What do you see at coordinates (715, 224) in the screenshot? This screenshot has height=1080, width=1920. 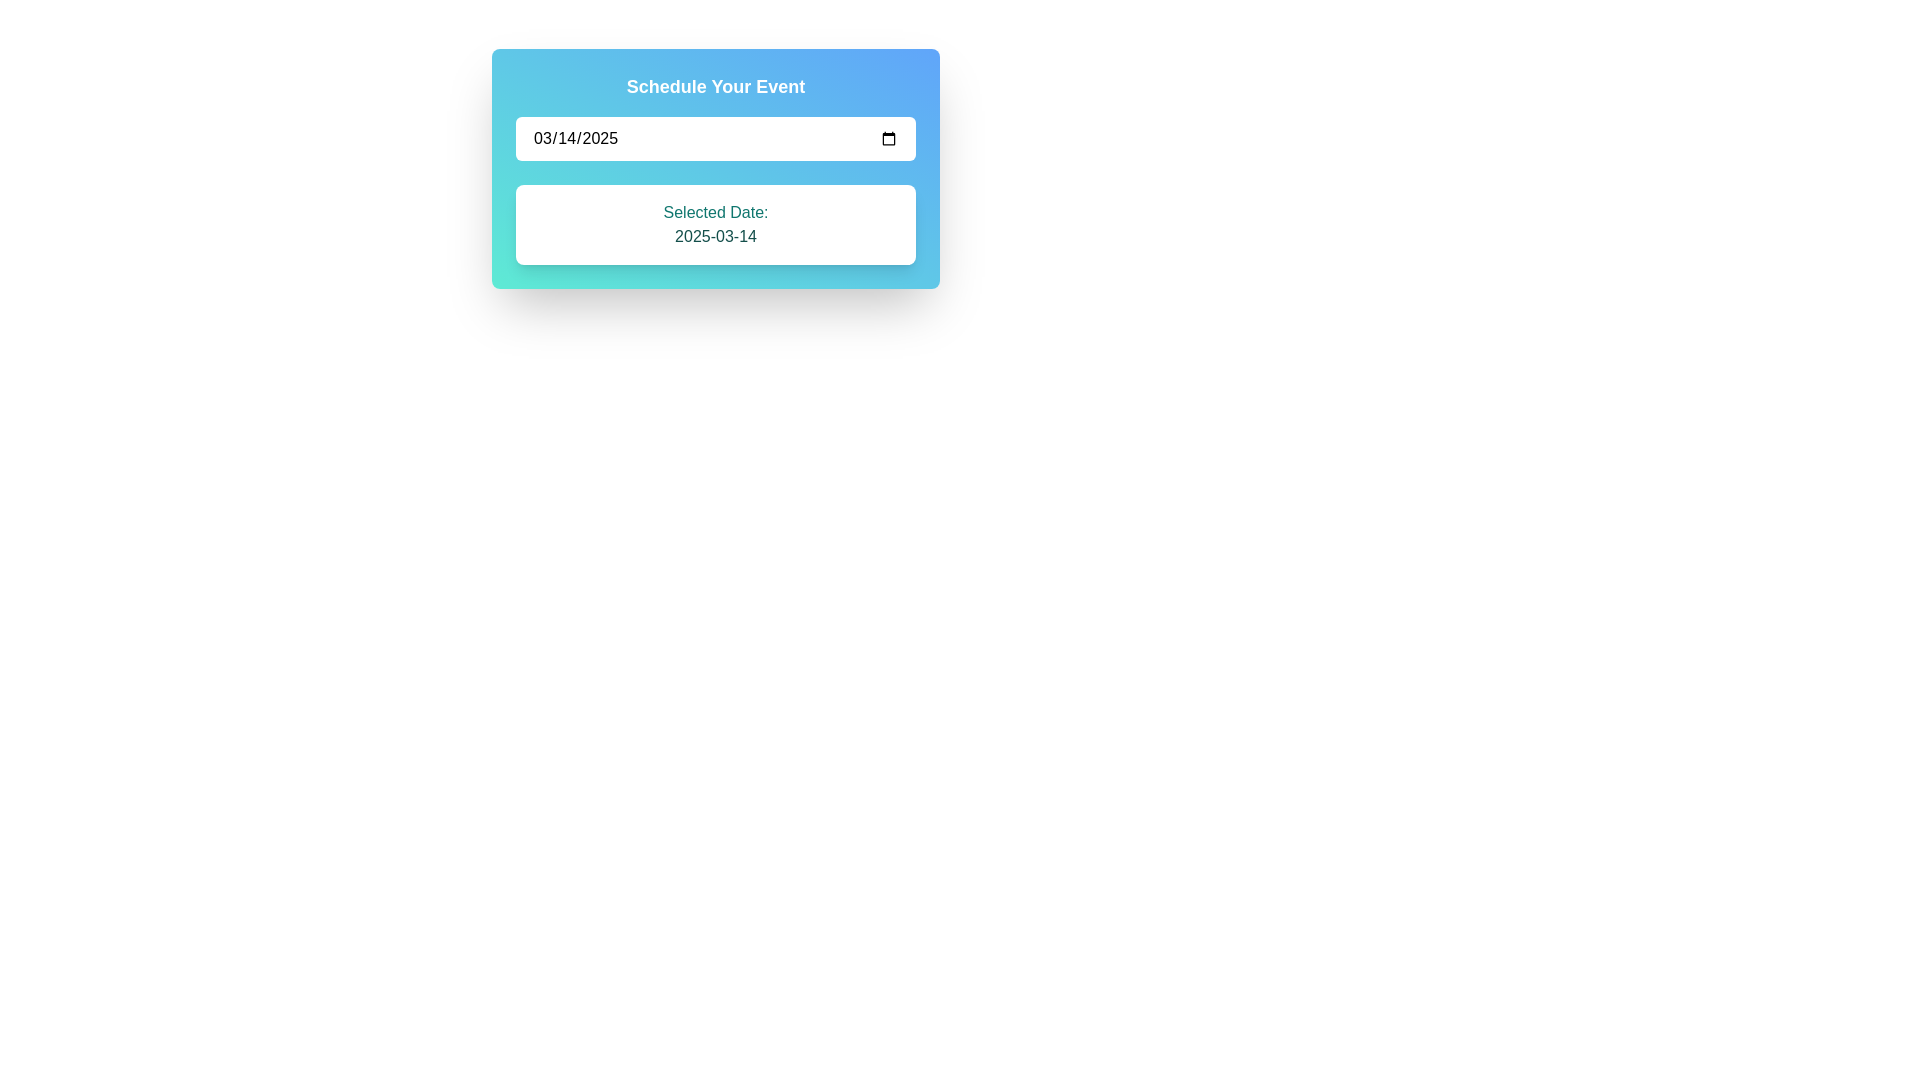 I see `the Static Display Box that displays the selected date, located below the date picker input field and titled 'Schedule Your Event'` at bounding box center [715, 224].